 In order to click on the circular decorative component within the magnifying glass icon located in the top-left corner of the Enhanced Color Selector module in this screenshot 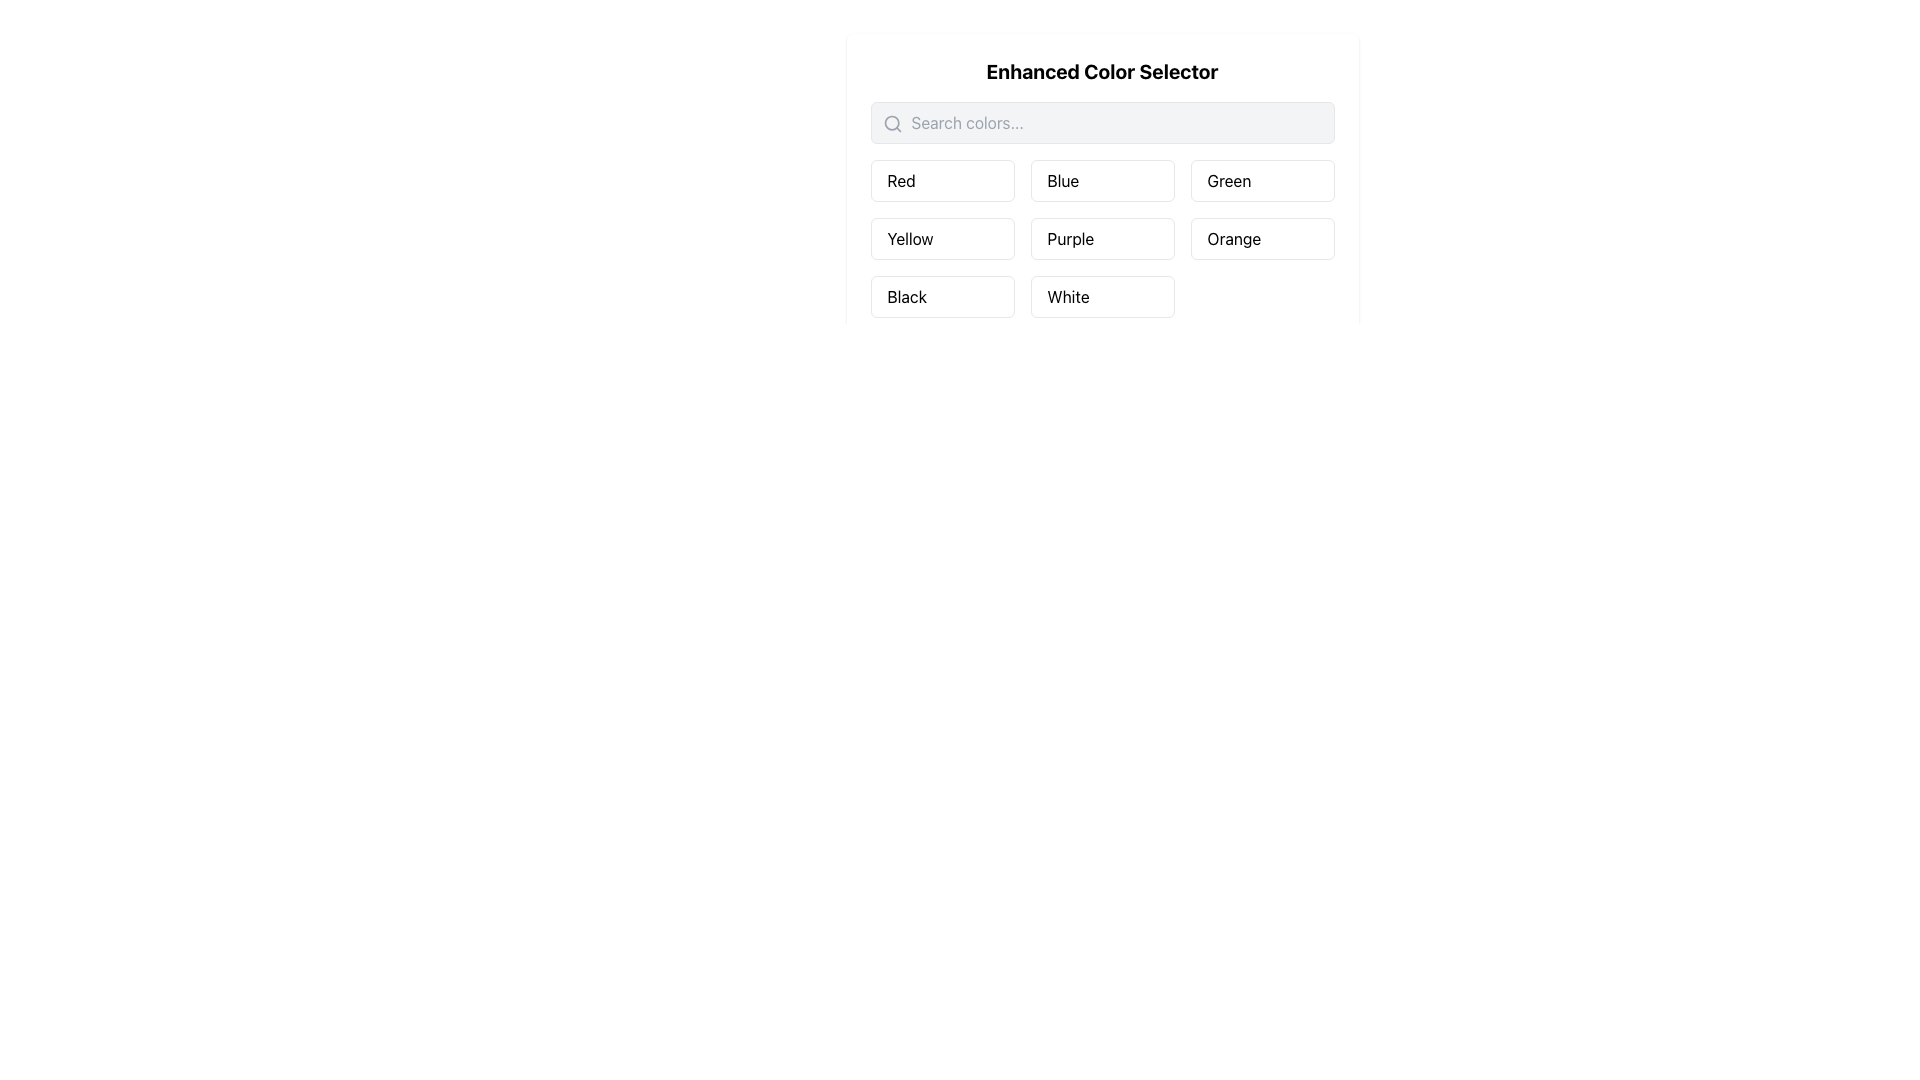, I will do `click(890, 123)`.